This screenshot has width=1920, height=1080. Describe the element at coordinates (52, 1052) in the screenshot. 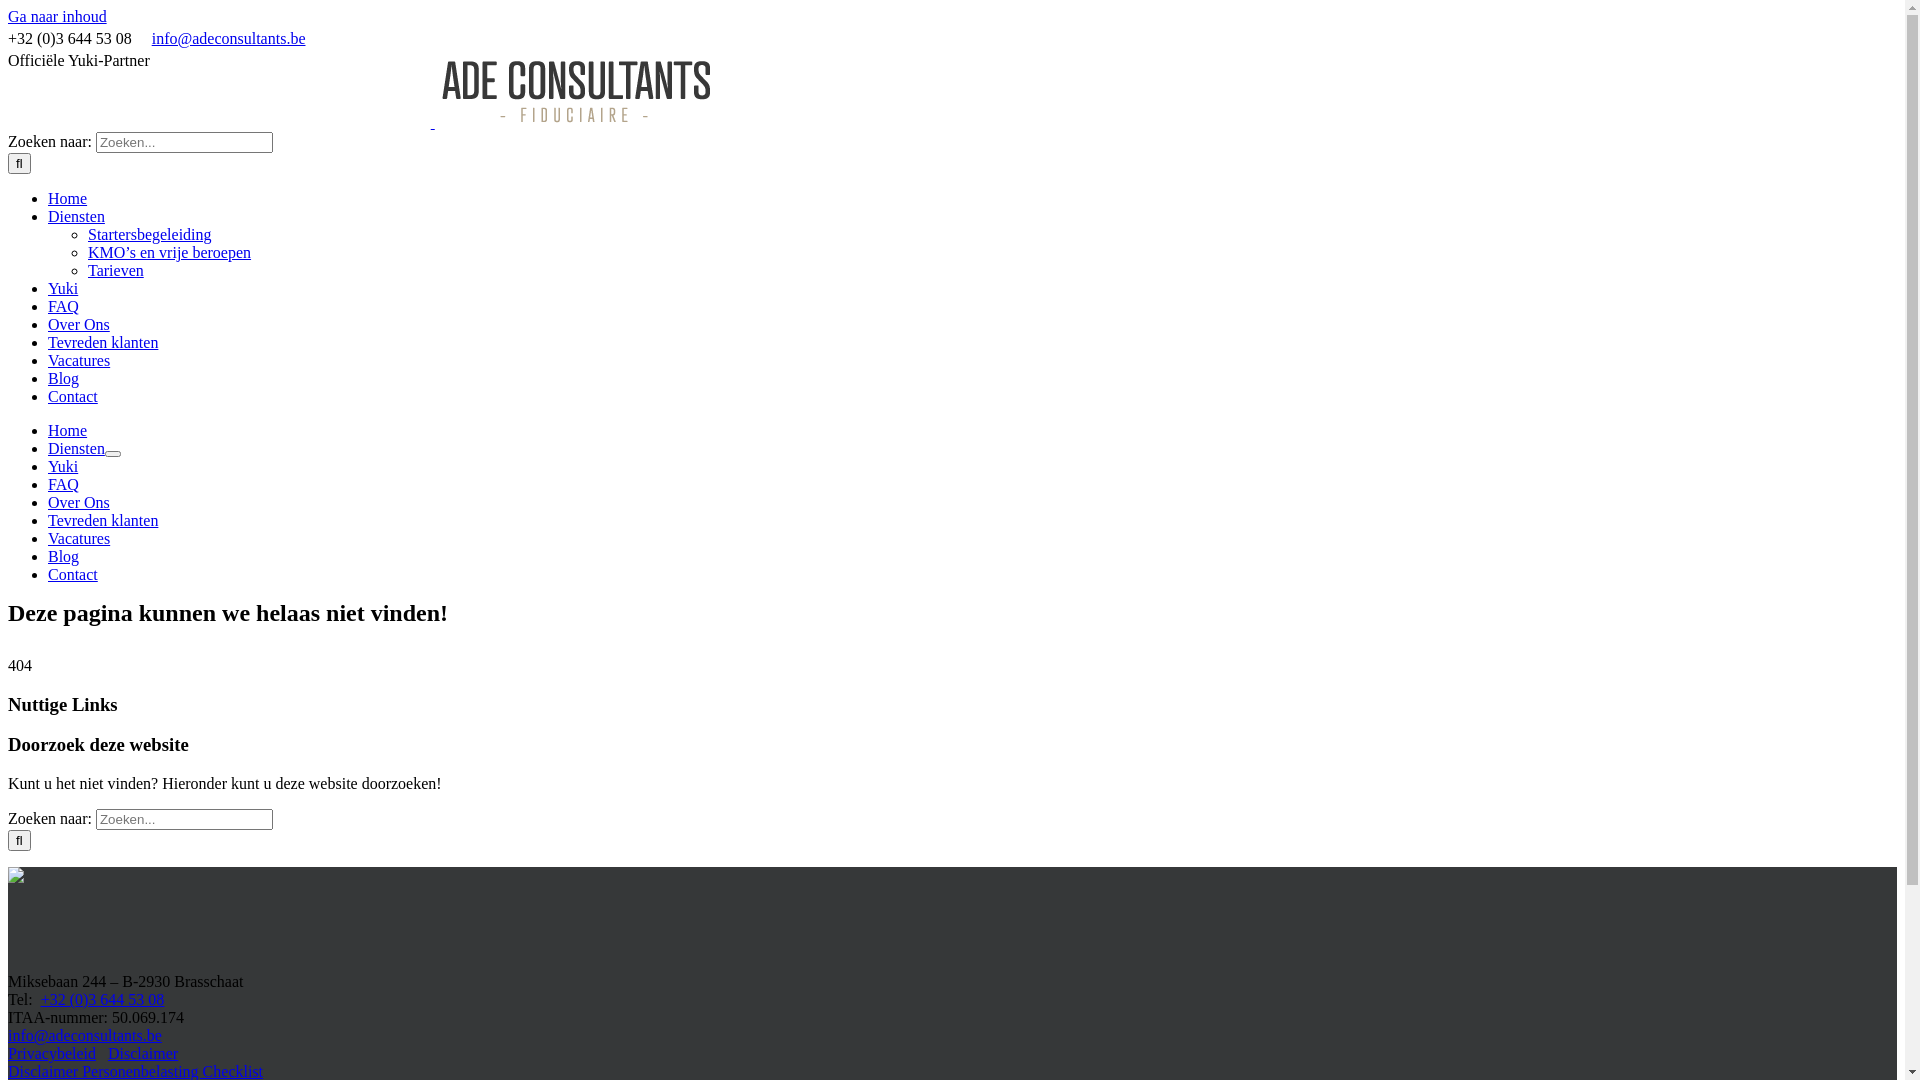

I see `'Privacybeleid'` at that location.